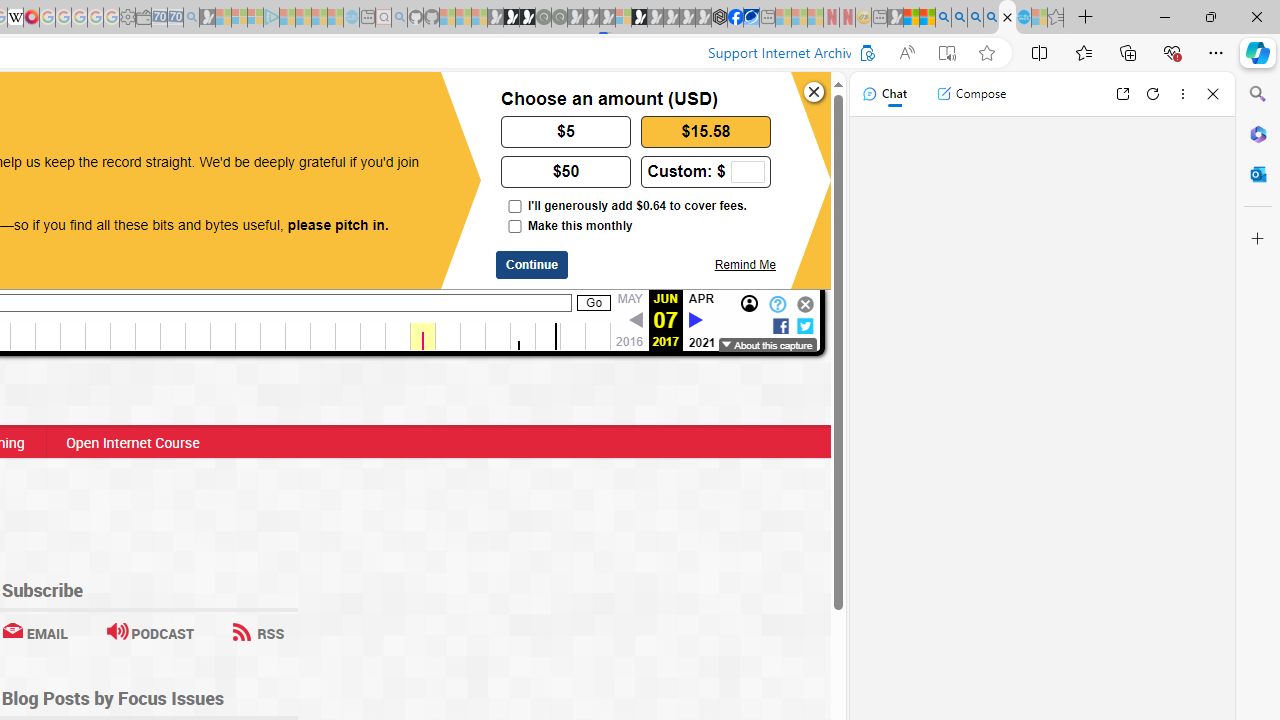 This screenshot has height=720, width=1280. Describe the element at coordinates (992, 17) in the screenshot. I see `'Google Chrome Internet Browser Download - Search Images'` at that location.